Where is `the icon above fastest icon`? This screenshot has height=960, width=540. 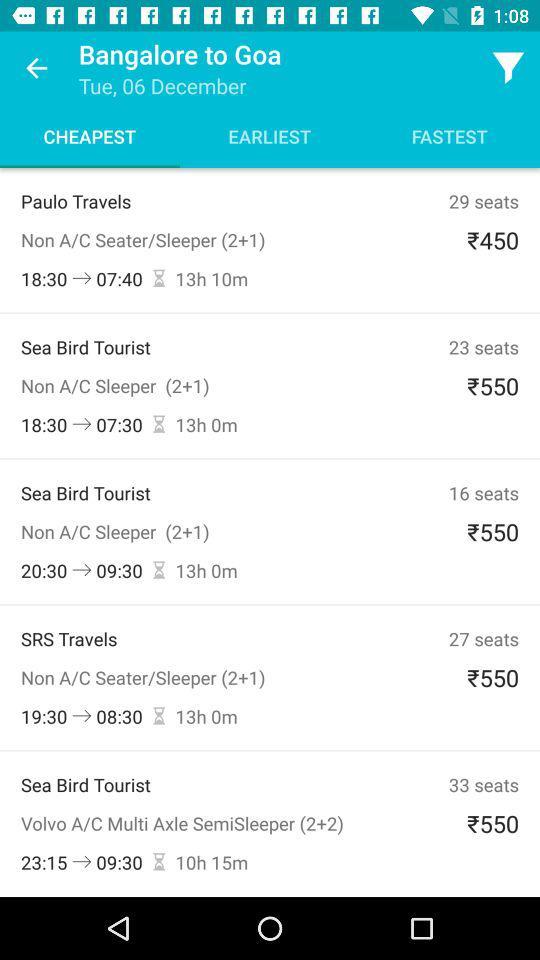 the icon above fastest icon is located at coordinates (508, 68).